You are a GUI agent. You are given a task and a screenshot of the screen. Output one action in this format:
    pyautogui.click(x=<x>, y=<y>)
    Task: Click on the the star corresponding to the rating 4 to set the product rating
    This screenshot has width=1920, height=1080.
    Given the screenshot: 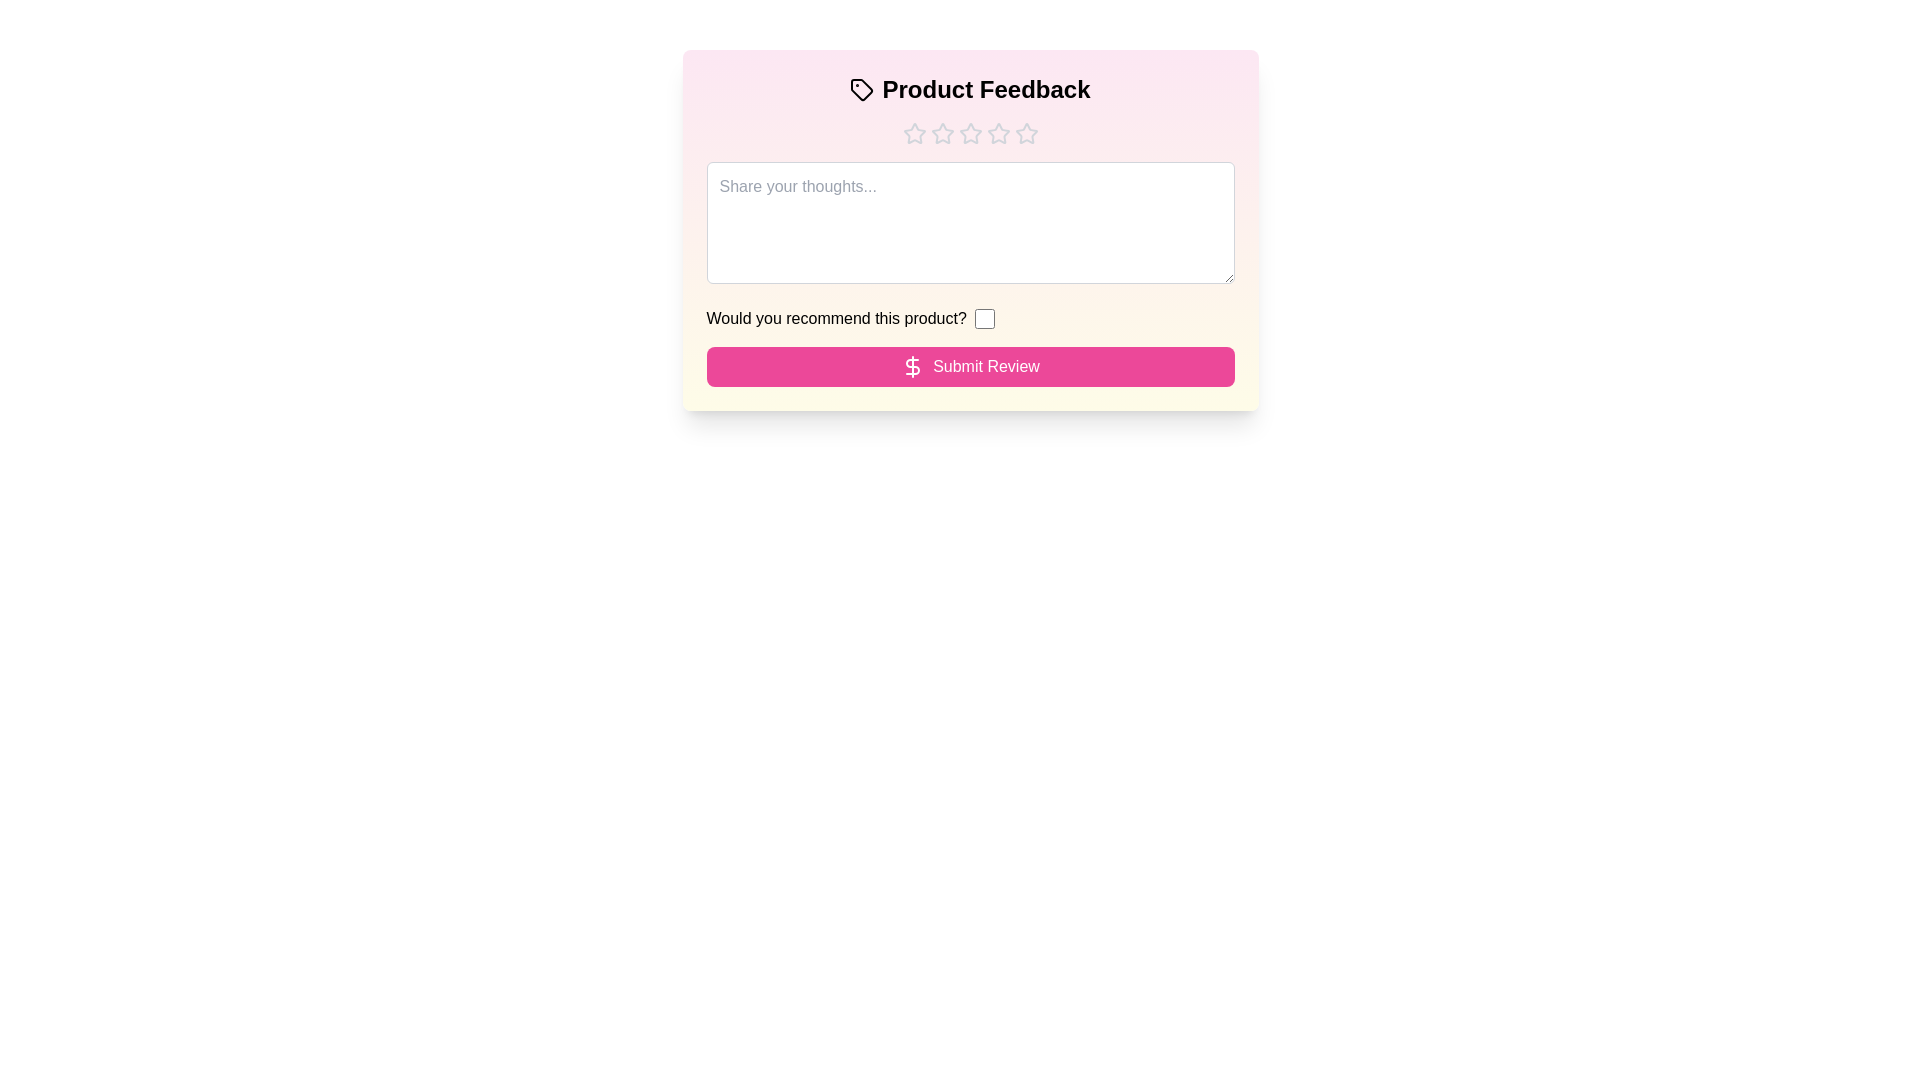 What is the action you would take?
    pyautogui.click(x=998, y=134)
    